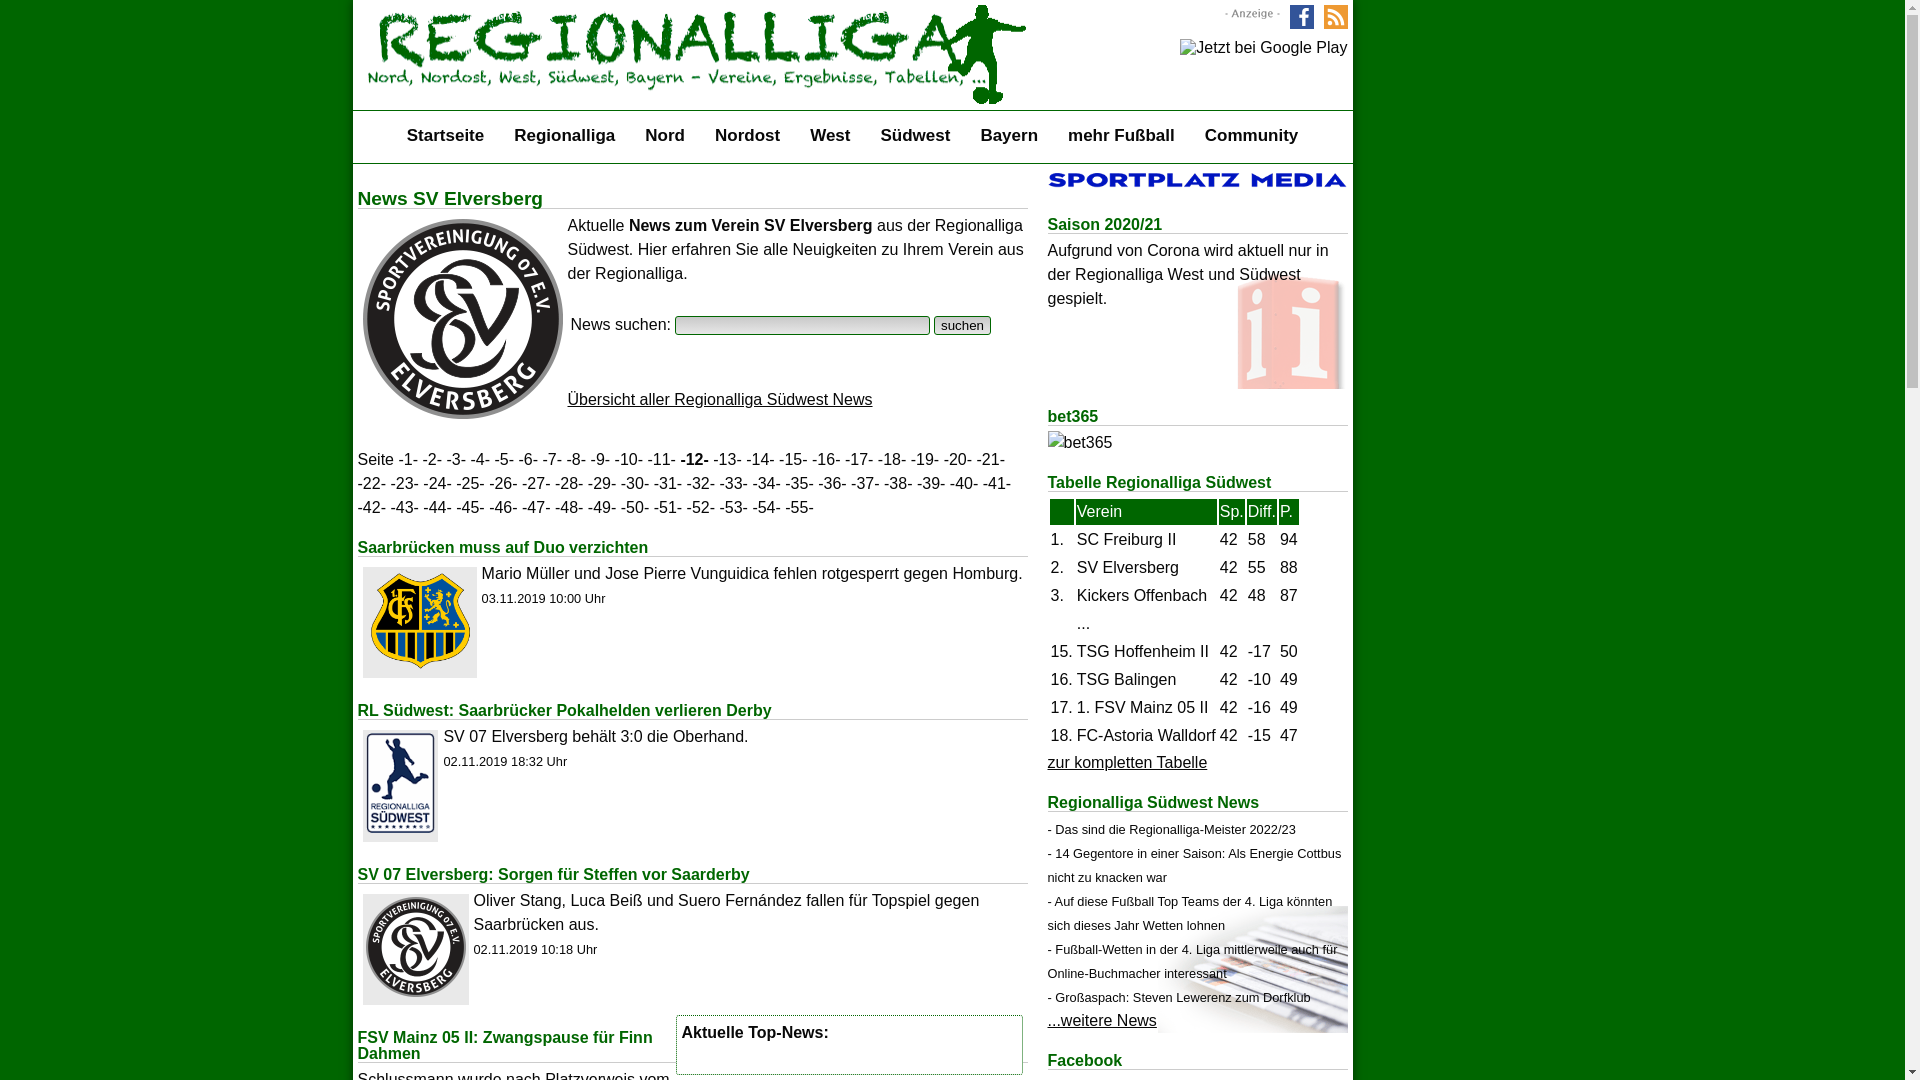 This screenshot has width=1920, height=1080. I want to click on '-30-', so click(619, 483).